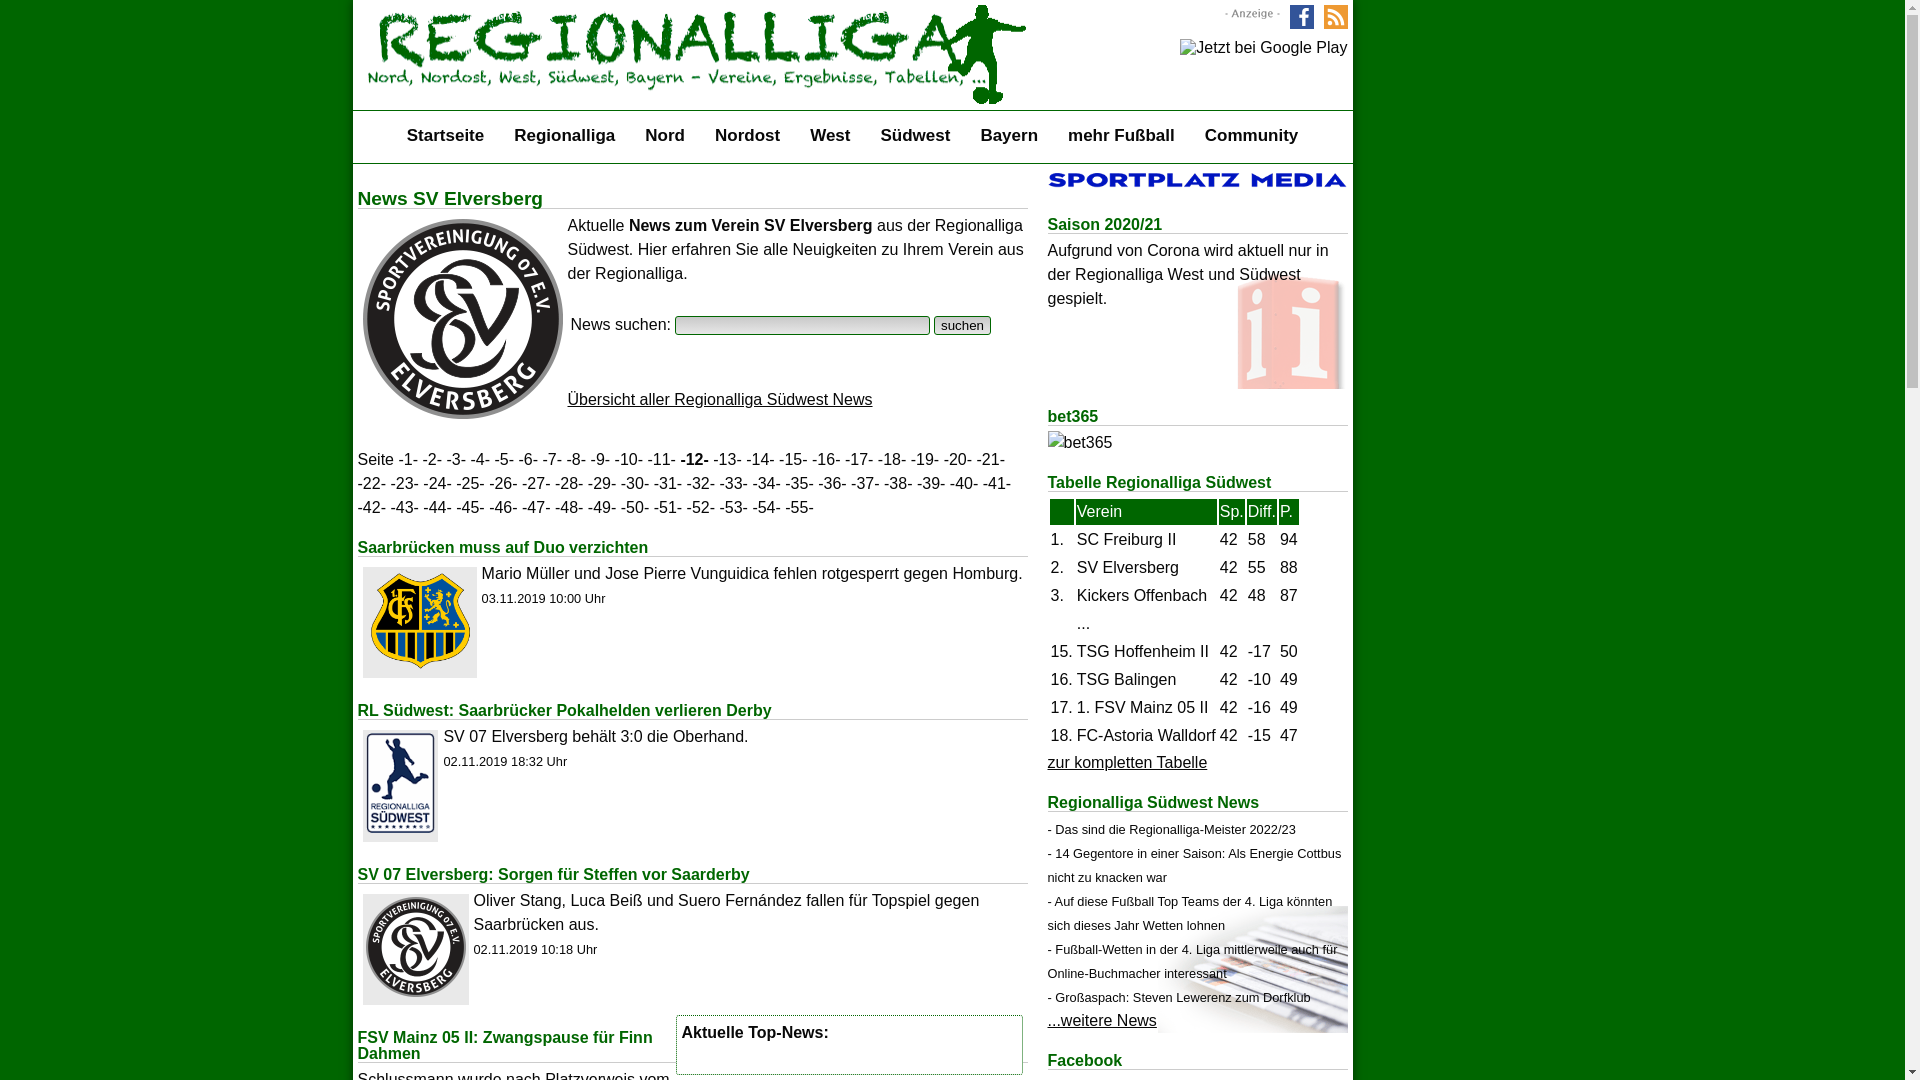 This screenshot has width=1920, height=1080. I want to click on '-30-', so click(619, 483).